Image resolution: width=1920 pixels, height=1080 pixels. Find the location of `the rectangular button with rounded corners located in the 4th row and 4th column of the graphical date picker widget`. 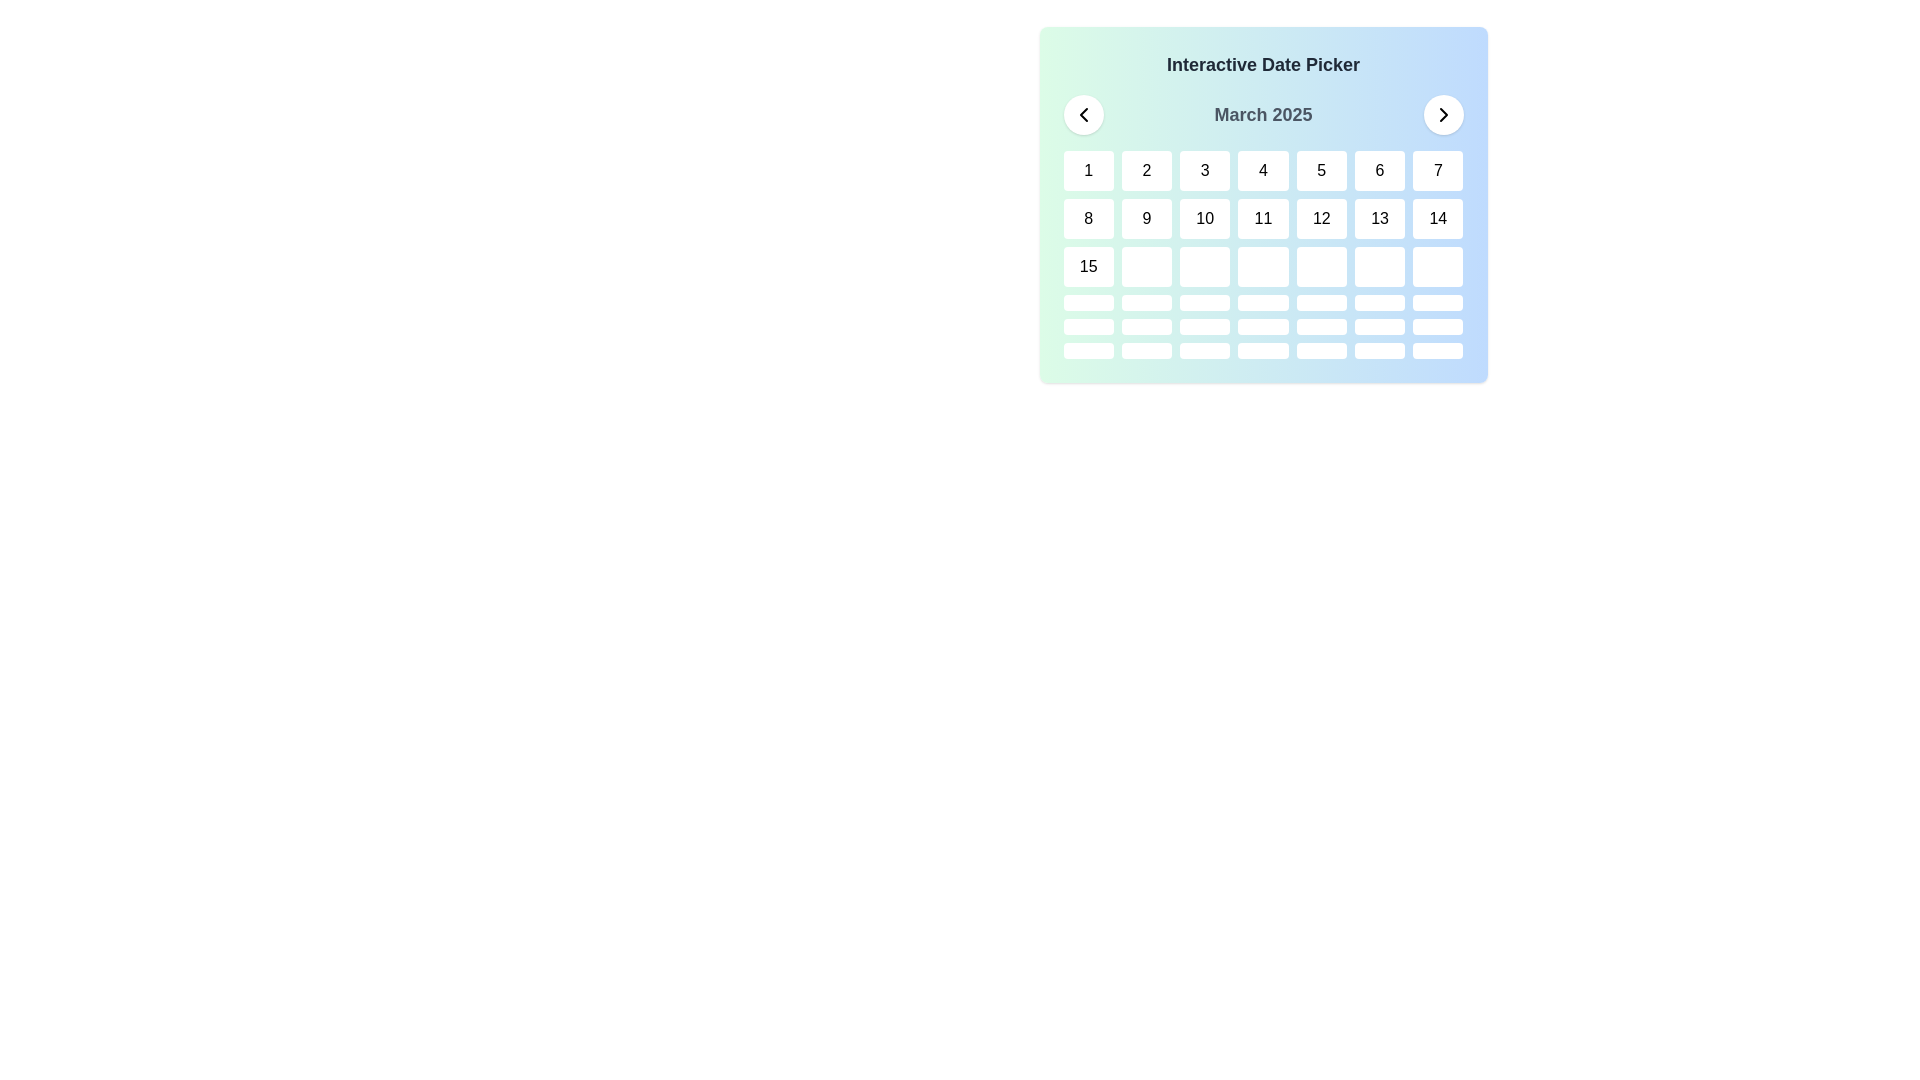

the rectangular button with rounded corners located in the 4th row and 4th column of the graphical date picker widget is located at coordinates (1262, 326).